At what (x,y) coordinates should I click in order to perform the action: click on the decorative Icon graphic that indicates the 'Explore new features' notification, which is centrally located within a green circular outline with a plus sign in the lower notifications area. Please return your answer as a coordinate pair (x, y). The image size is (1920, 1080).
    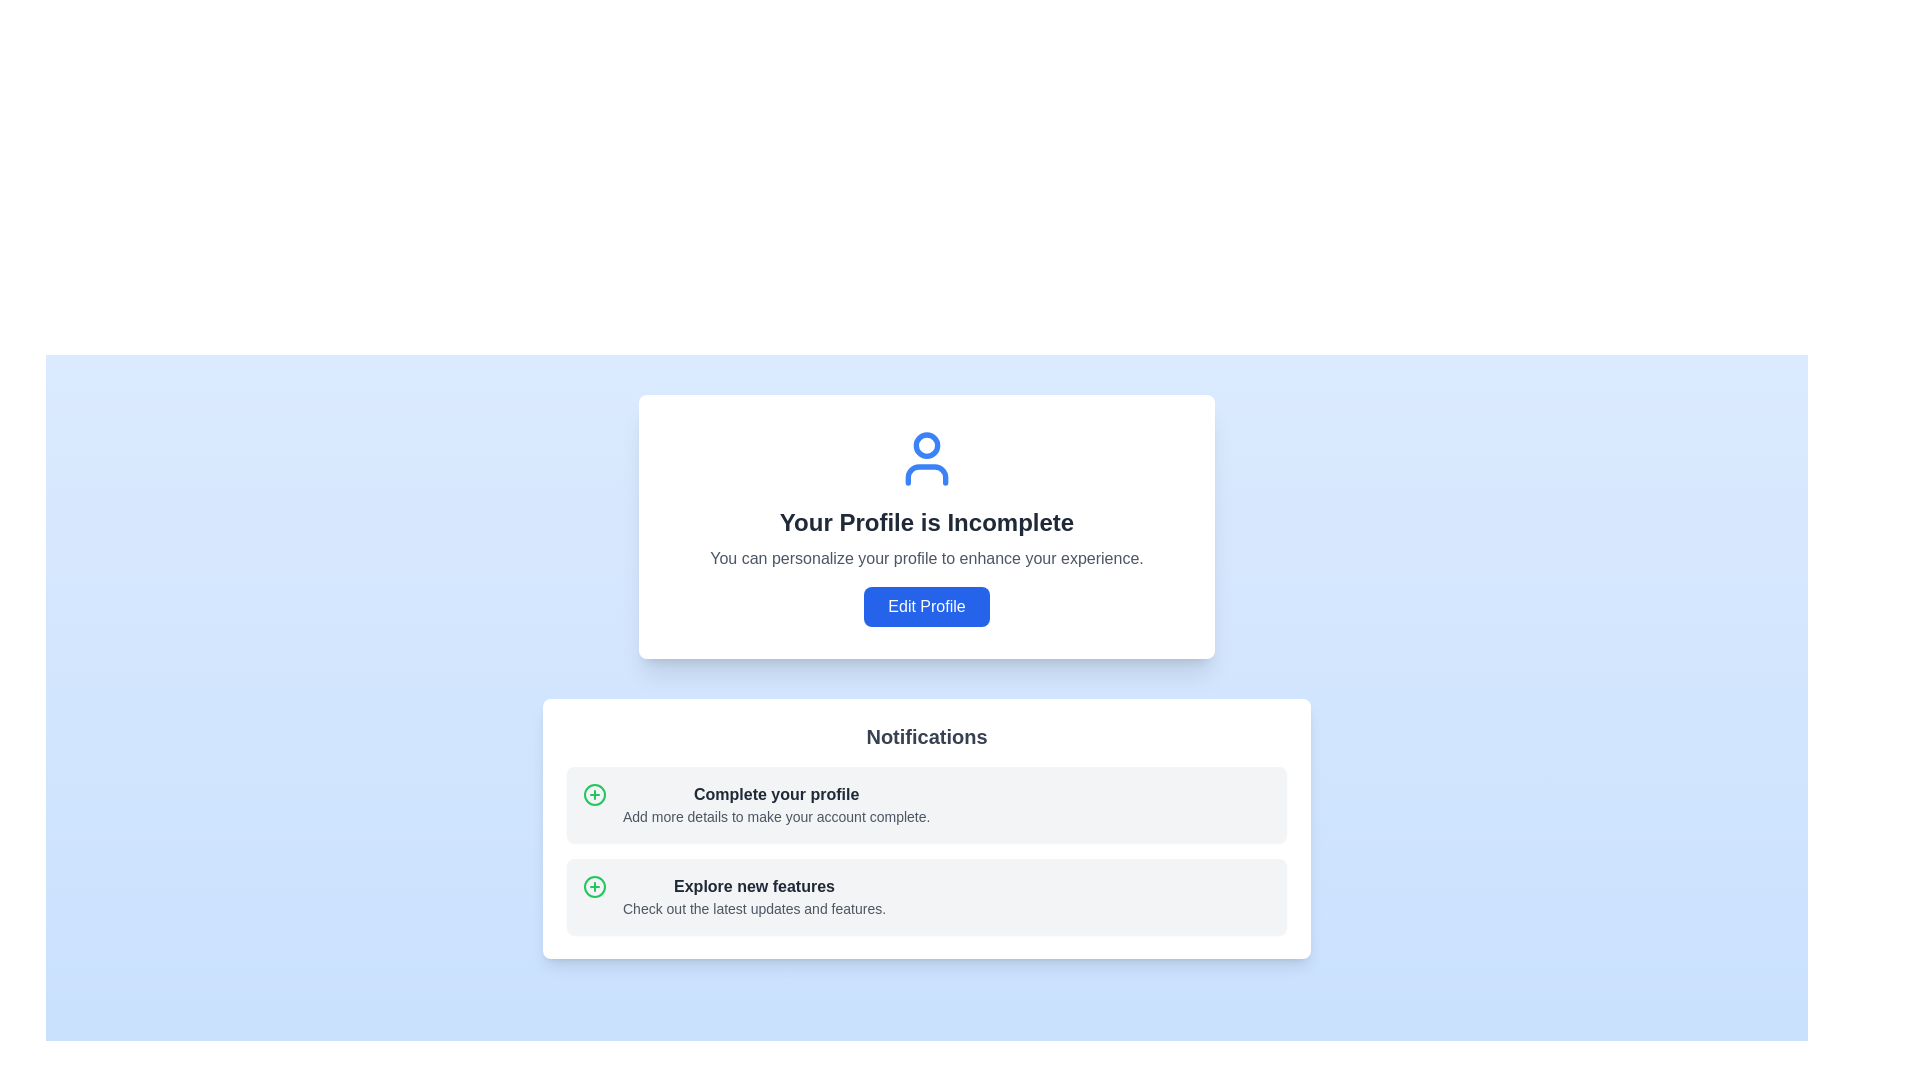
    Looking at the image, I should click on (594, 793).